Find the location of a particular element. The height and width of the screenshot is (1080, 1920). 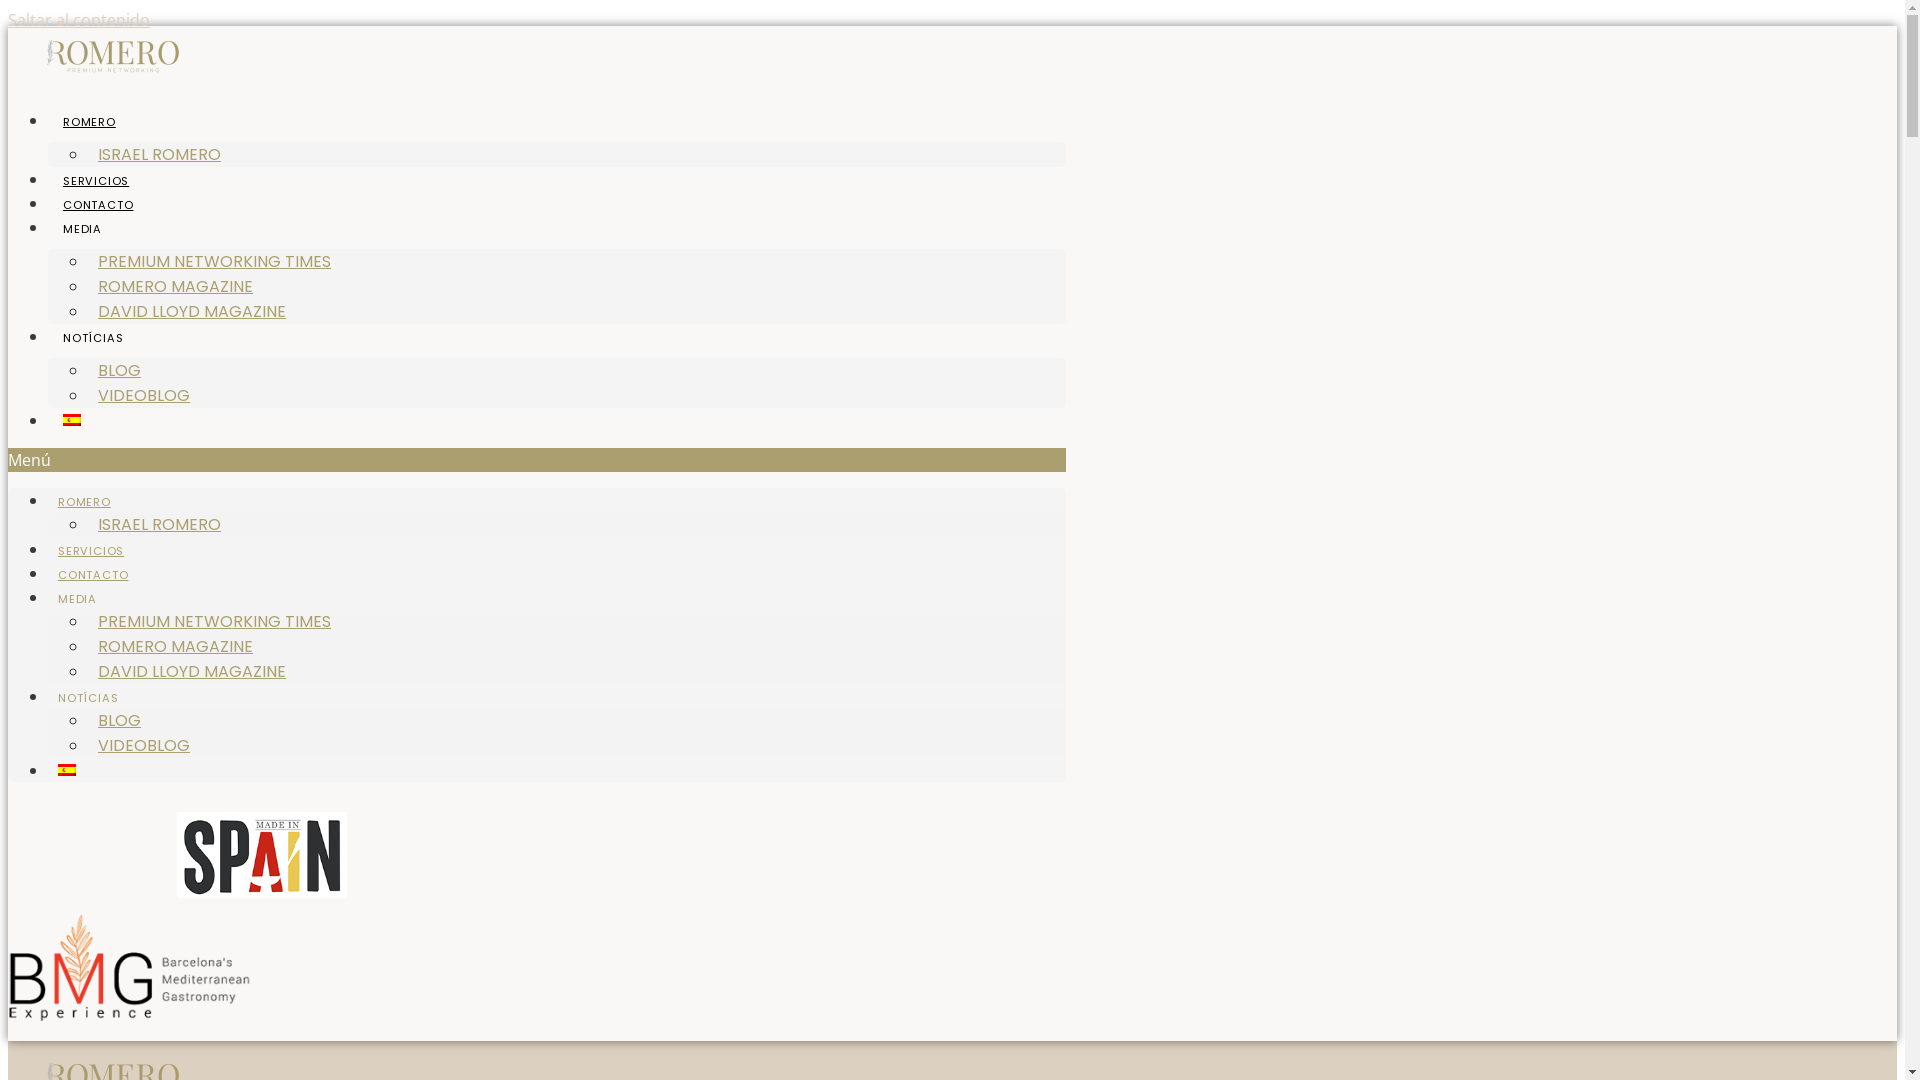

'ROMERO' is located at coordinates (48, 122).